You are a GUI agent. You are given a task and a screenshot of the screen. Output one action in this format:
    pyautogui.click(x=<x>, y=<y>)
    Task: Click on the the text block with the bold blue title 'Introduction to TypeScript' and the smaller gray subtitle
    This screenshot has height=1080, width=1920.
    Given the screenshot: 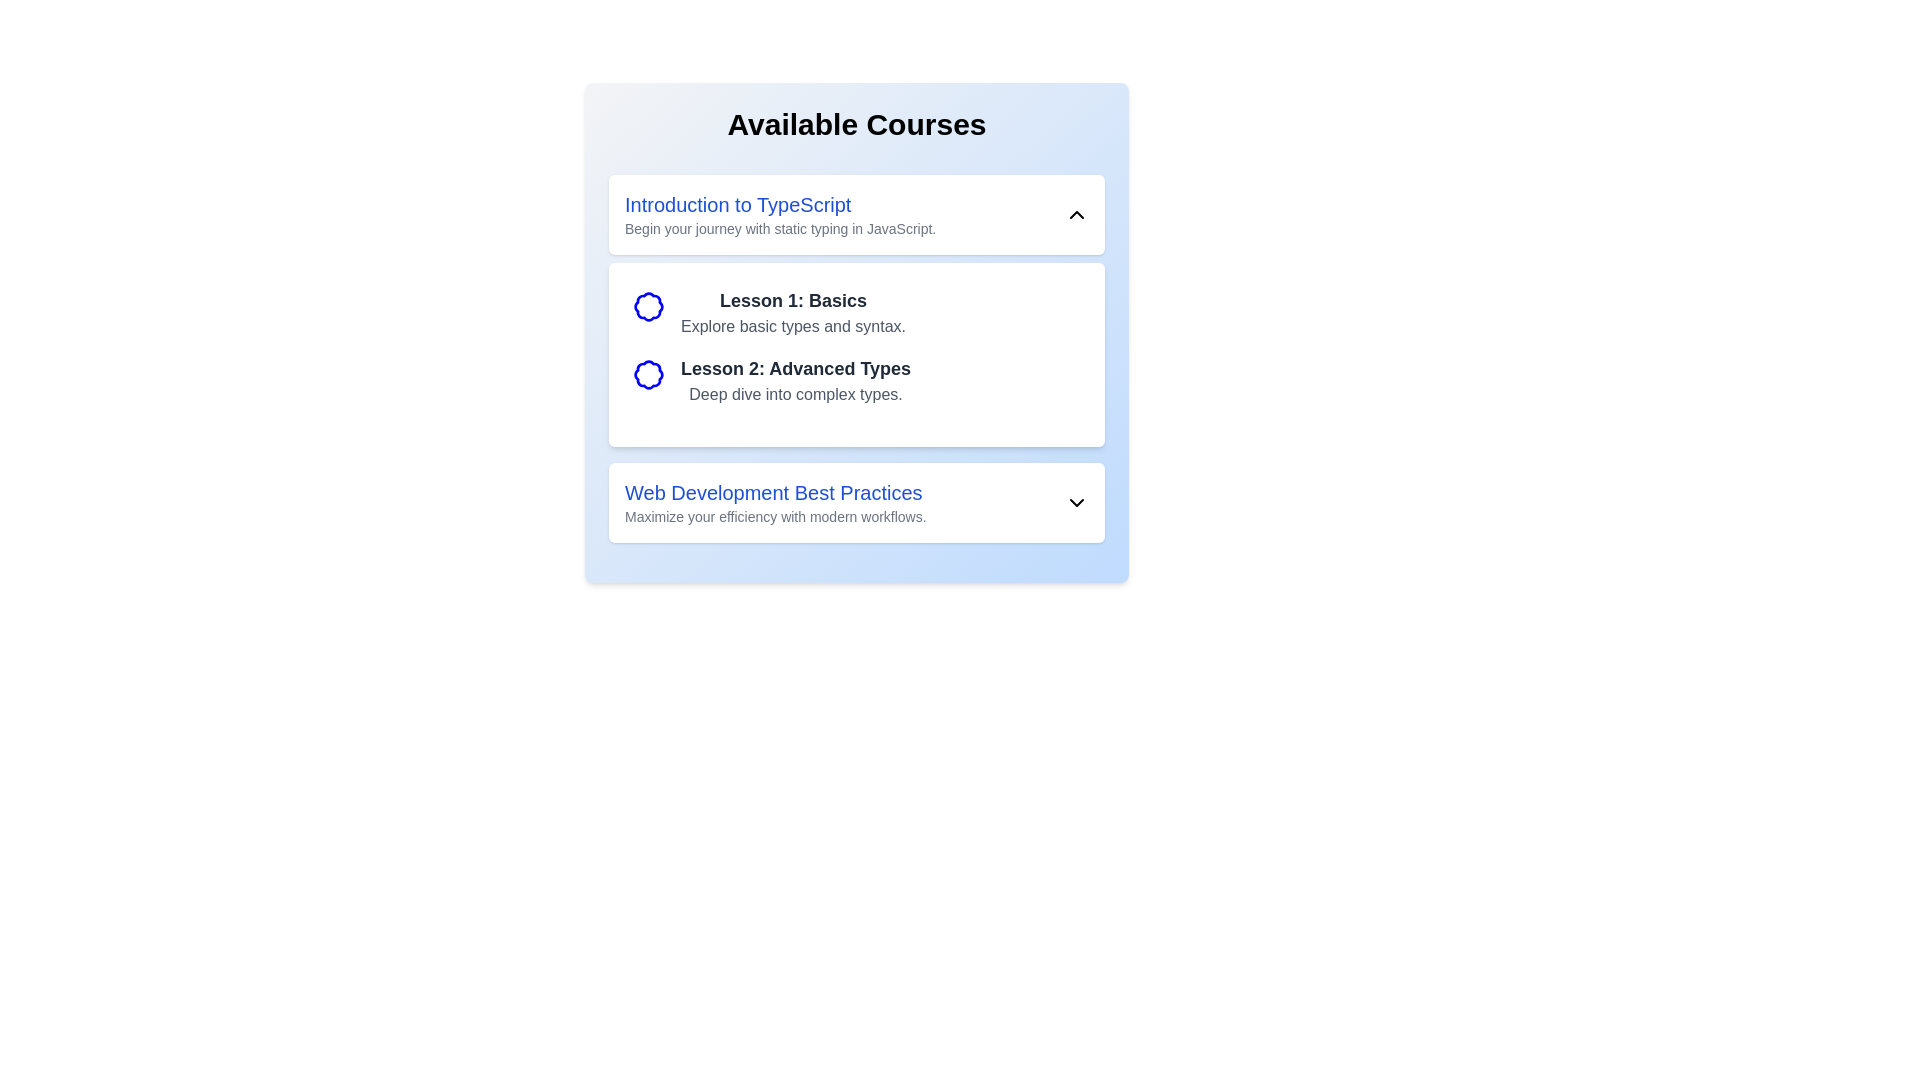 What is the action you would take?
    pyautogui.click(x=779, y=215)
    